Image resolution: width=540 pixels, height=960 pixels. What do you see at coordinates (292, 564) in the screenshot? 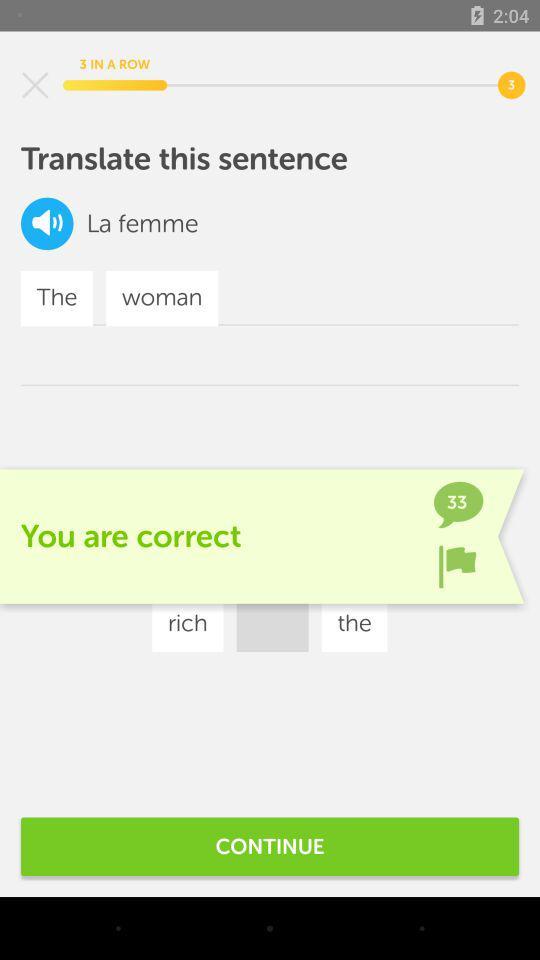
I see `icon to the right of the woman` at bounding box center [292, 564].